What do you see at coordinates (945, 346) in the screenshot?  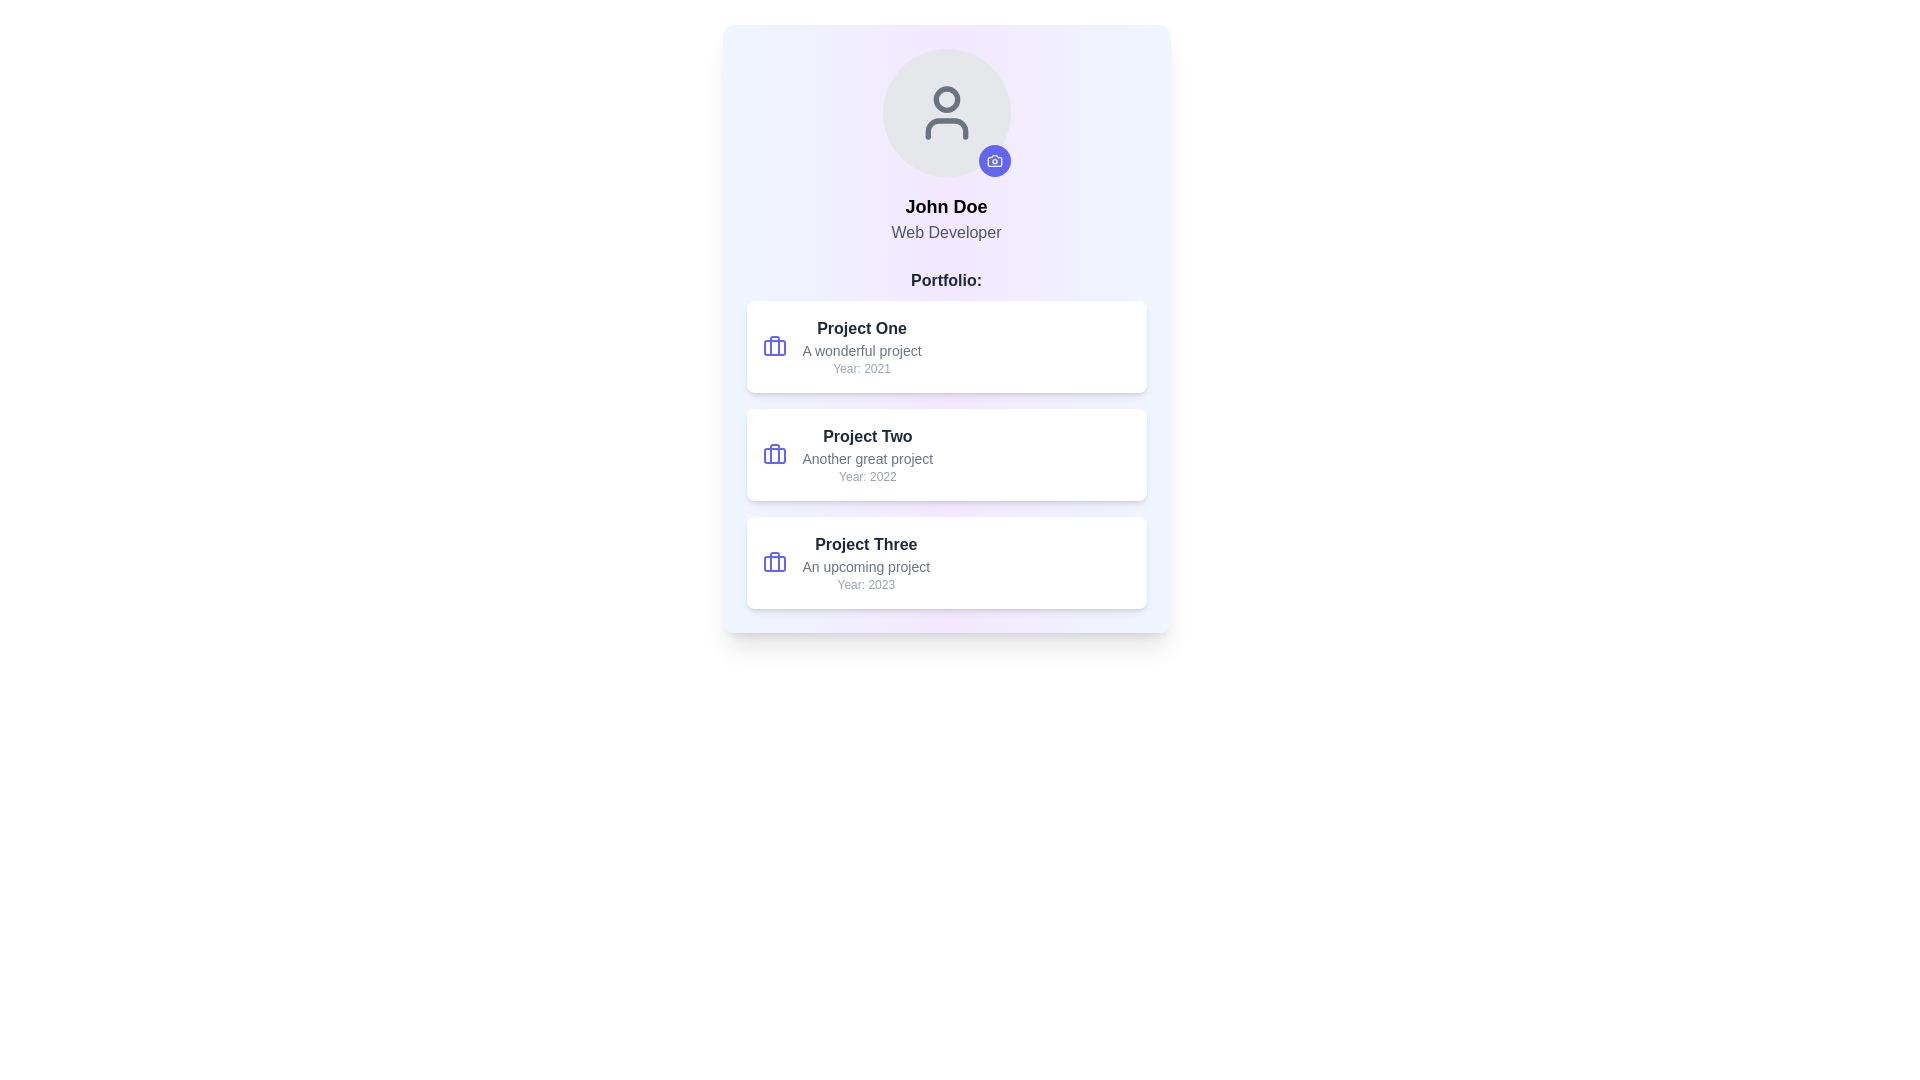 I see `the first project card component in the portfolio section, which contains the project title 'Project One', description 'A wonderful project', and the year '2021'` at bounding box center [945, 346].